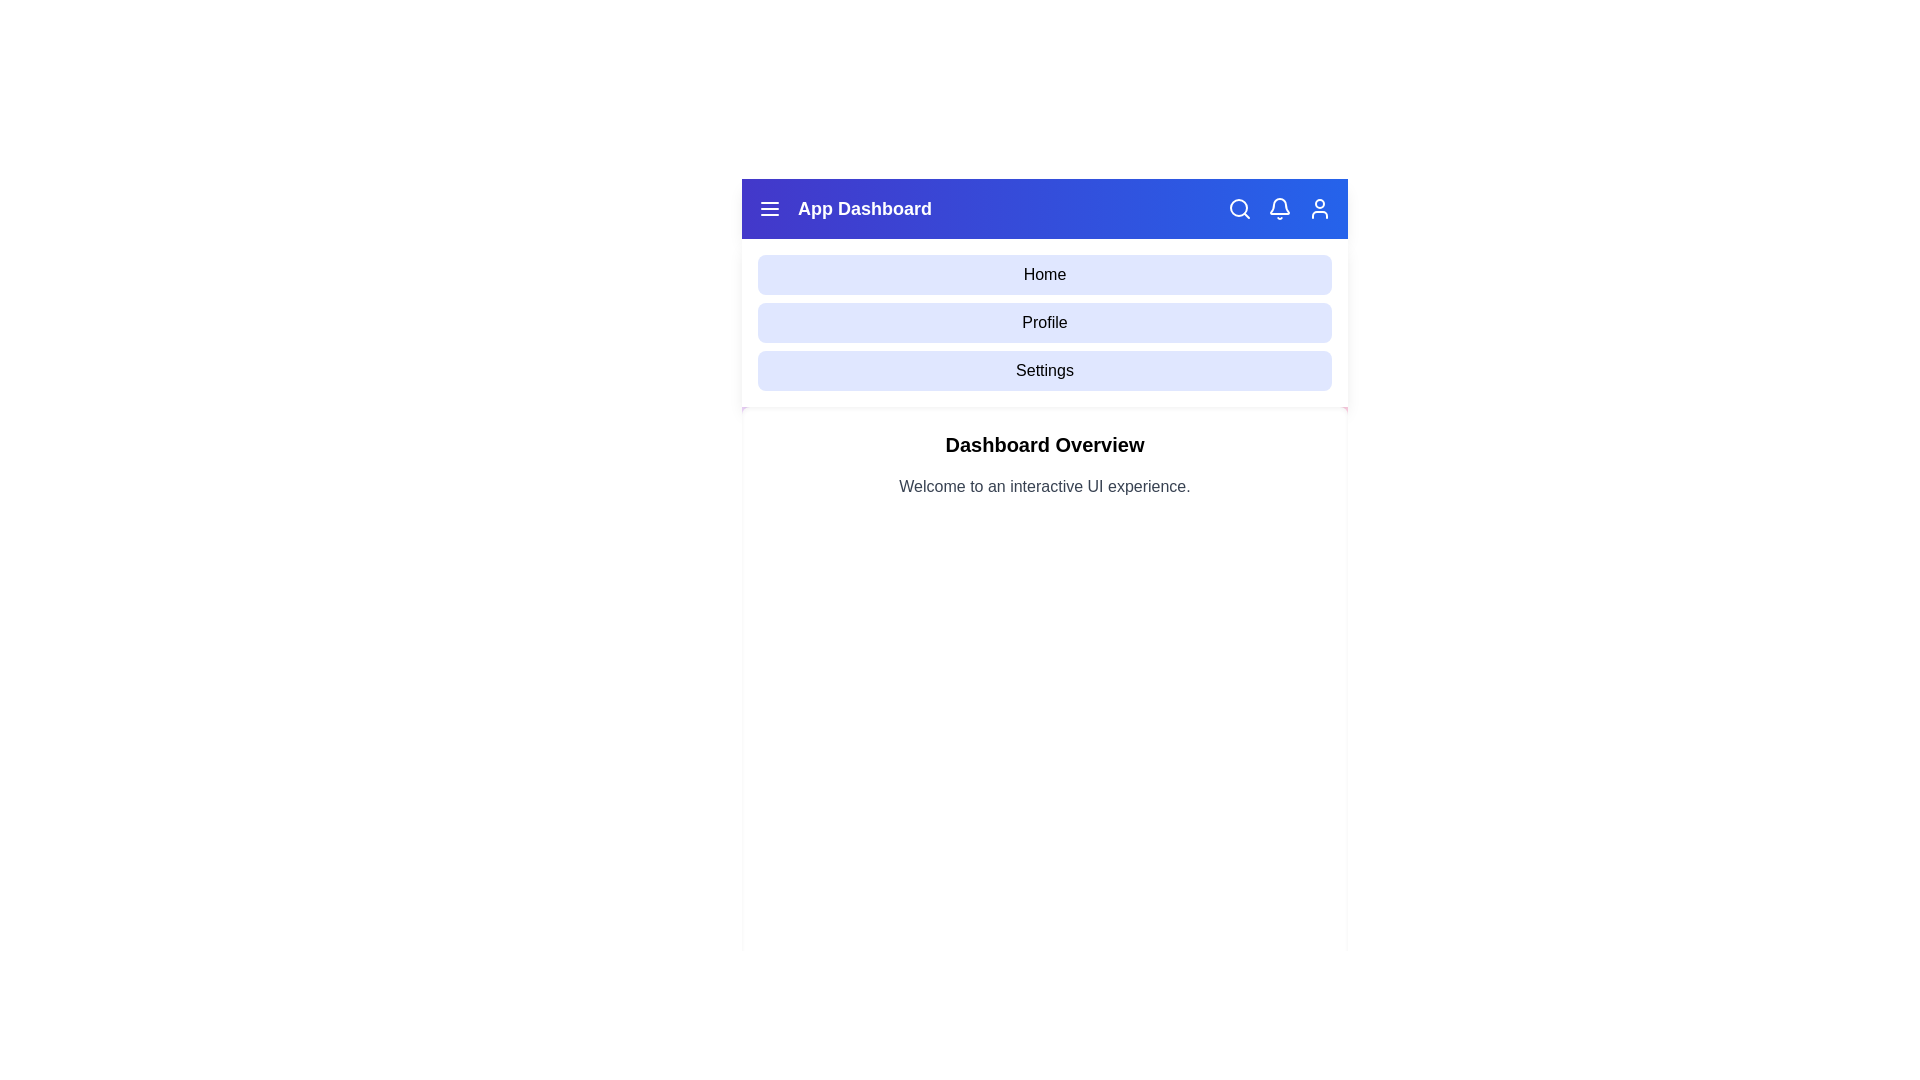 This screenshot has width=1920, height=1080. I want to click on the user profile icon in the navigation bar, so click(1320, 208).